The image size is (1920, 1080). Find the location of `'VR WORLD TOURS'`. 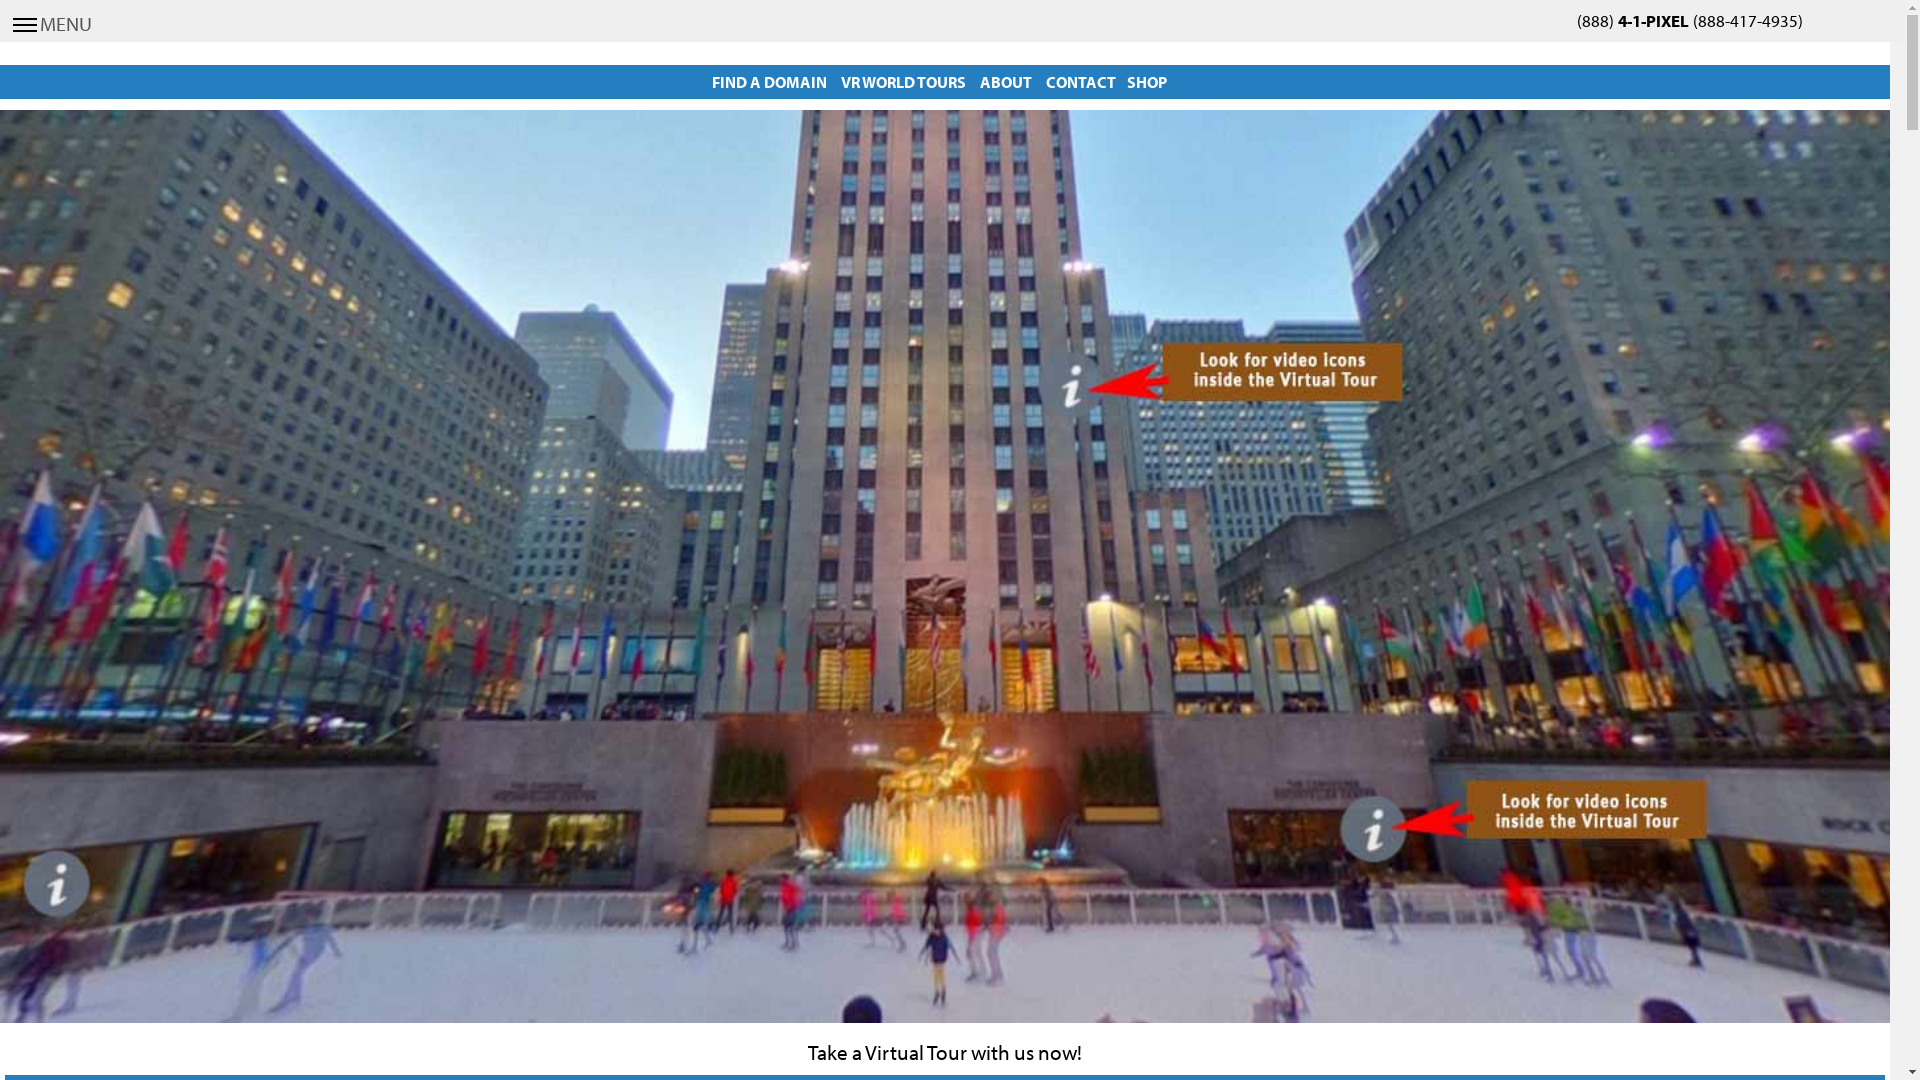

'VR WORLD TOURS' is located at coordinates (902, 80).